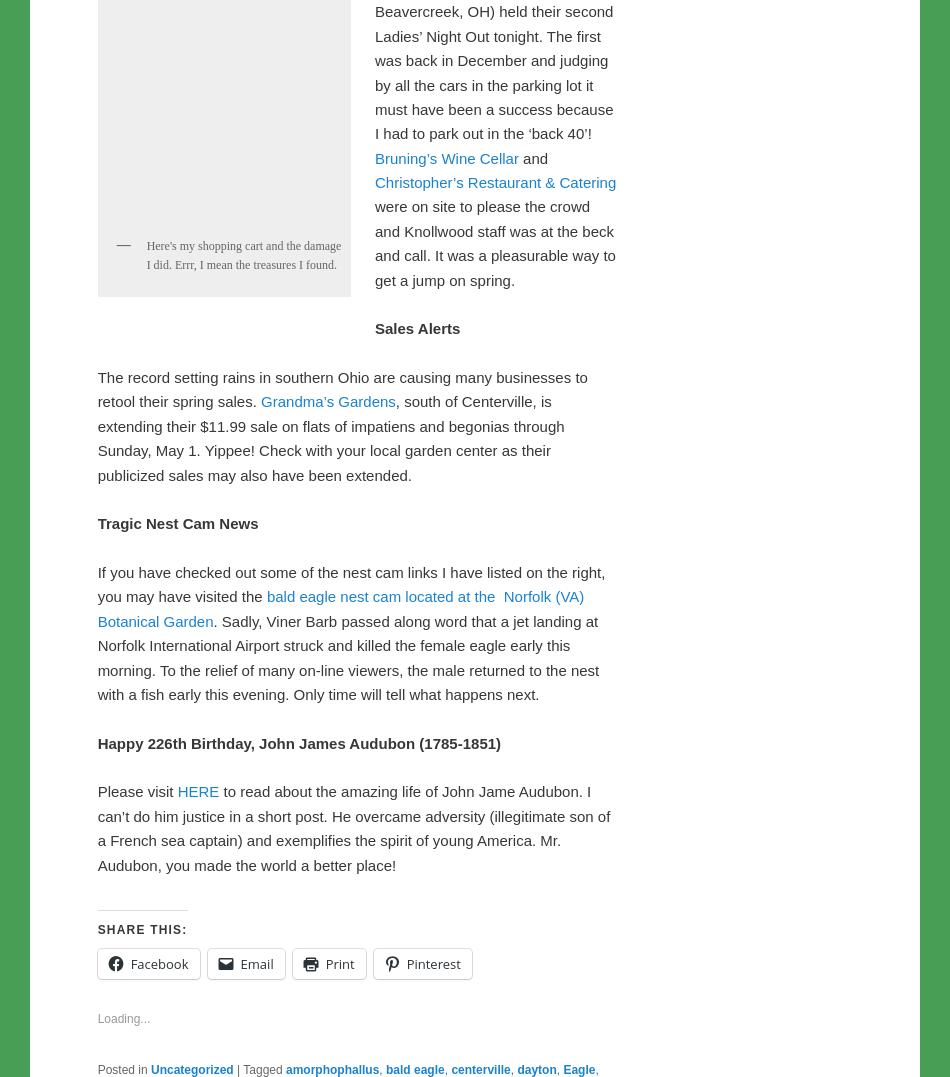 The width and height of the screenshot is (950, 1077). What do you see at coordinates (350, 150) in the screenshot?
I see `'is came into bloom last Saturday at The Ohio State University’s greenhouse in Columbus, Ohio and is really charming the crowds. This rare plant from the Indonesian rain forest is a sight,and smell to remember. The bloom’s fragrance is its key to attracting the right pollinators. I grow a smaller version called'` at bounding box center [350, 150].